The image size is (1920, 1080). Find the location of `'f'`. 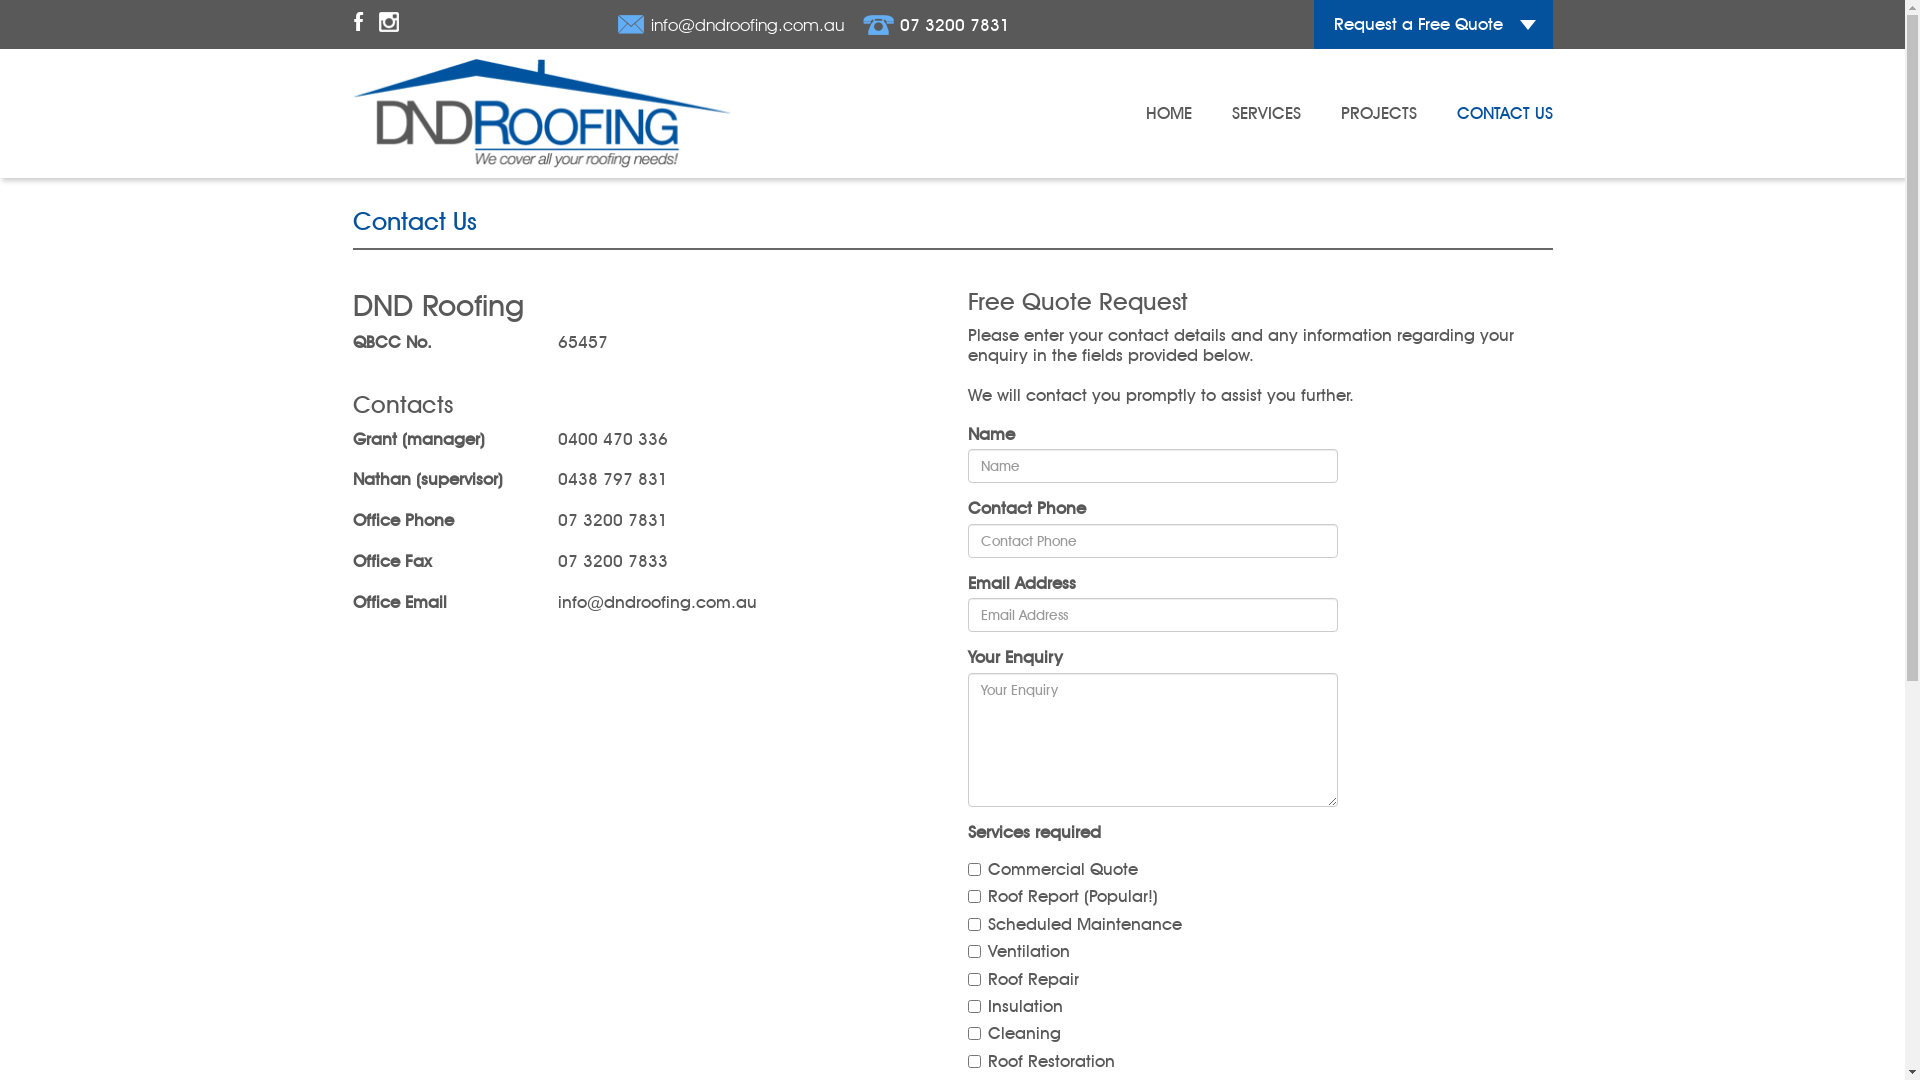

'f' is located at coordinates (357, 24).